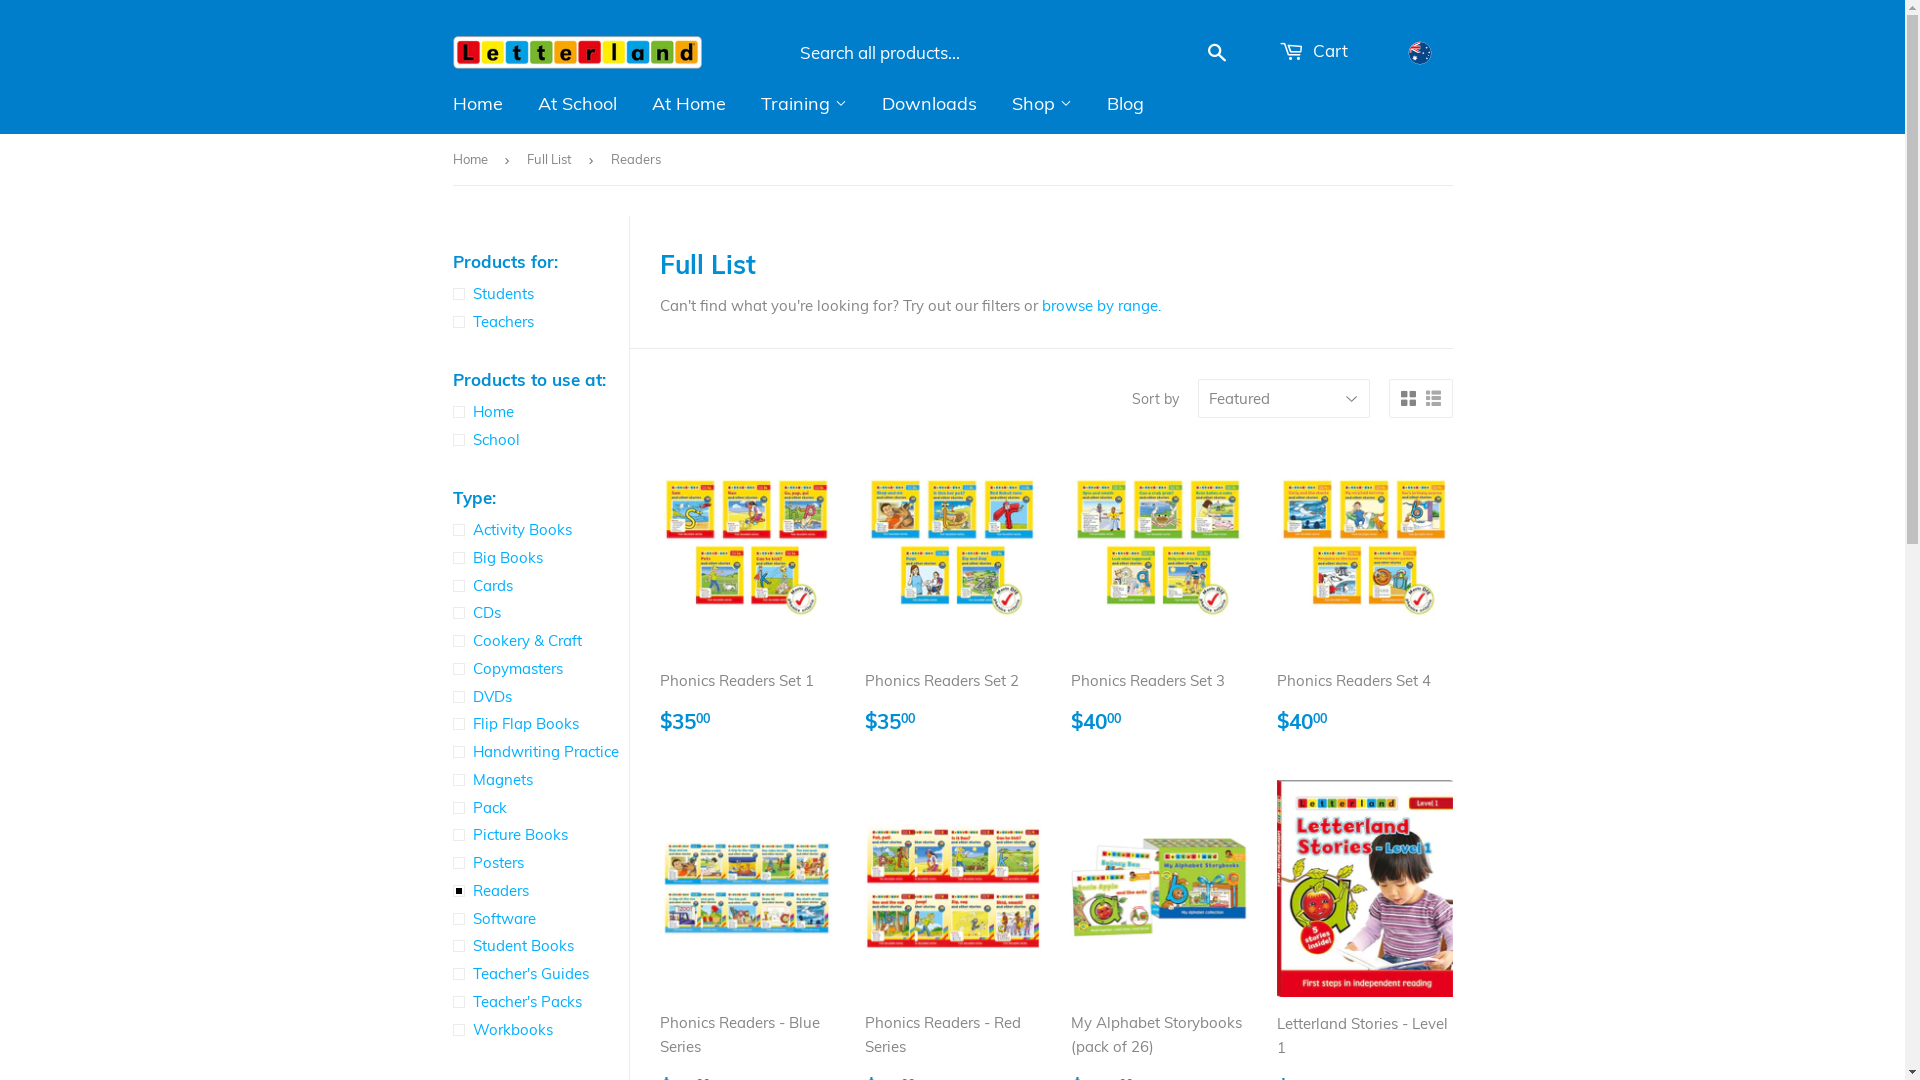 This screenshot has height=1080, width=1920. What do you see at coordinates (539, 778) in the screenshot?
I see `'Magnets'` at bounding box center [539, 778].